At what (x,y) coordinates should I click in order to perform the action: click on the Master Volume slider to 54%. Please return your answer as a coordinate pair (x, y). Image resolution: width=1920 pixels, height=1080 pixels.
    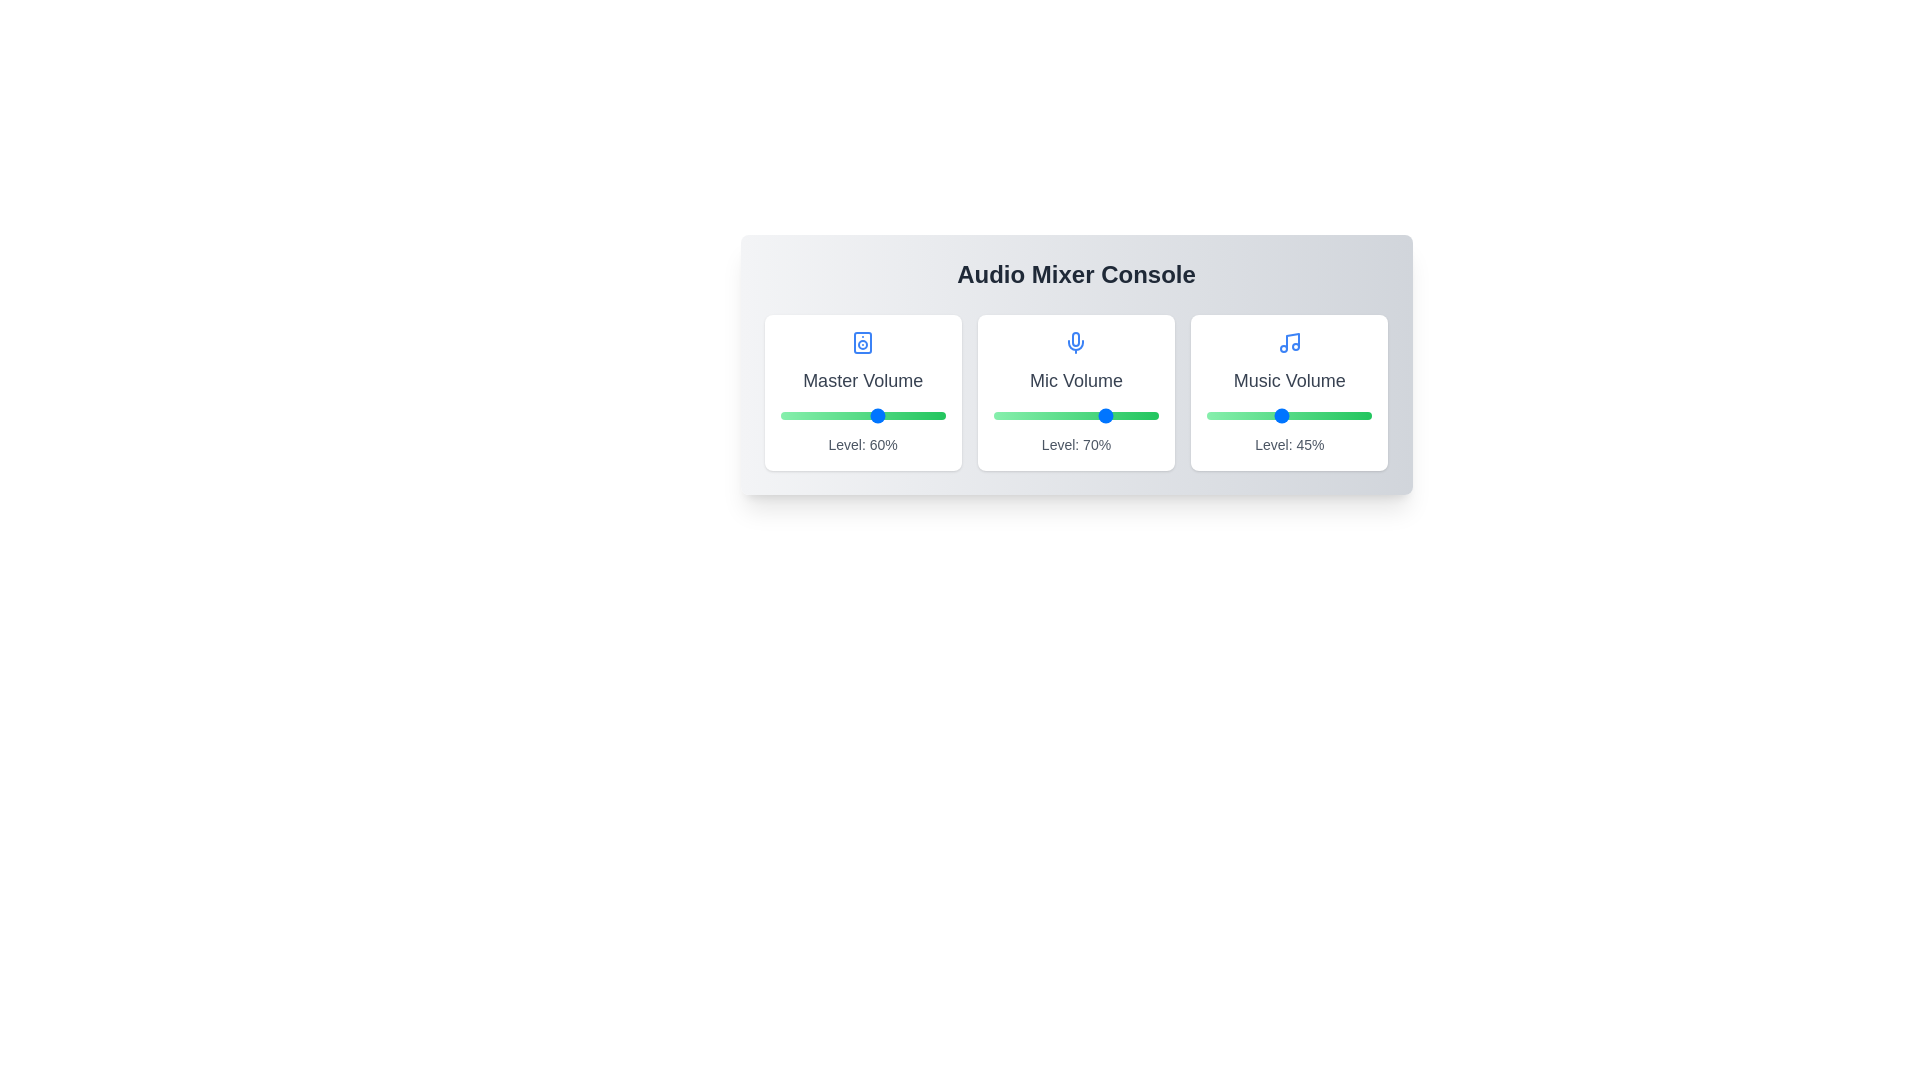
    Looking at the image, I should click on (869, 415).